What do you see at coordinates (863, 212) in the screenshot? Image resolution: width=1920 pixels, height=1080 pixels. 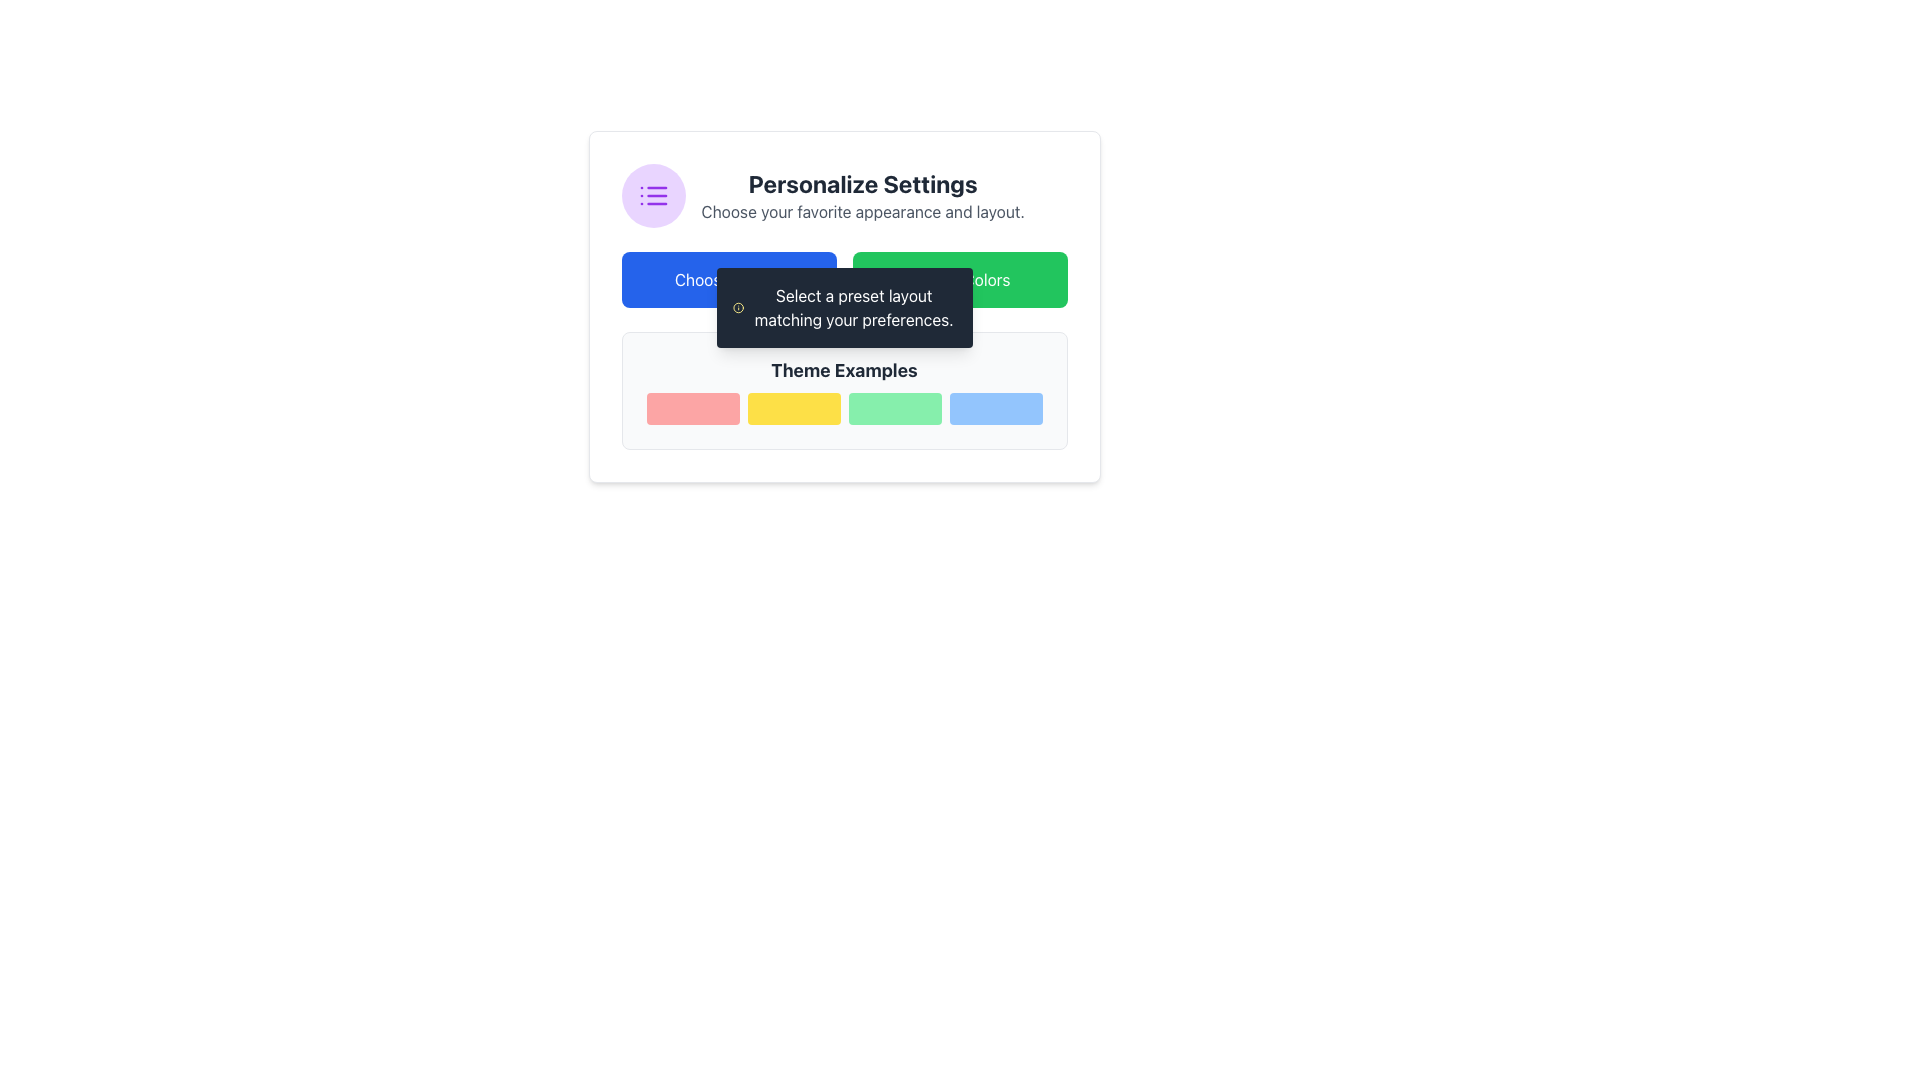 I see `the descriptive text element located directly below the 'Personalize Settings' heading, which provides additional context about the available settings` at bounding box center [863, 212].